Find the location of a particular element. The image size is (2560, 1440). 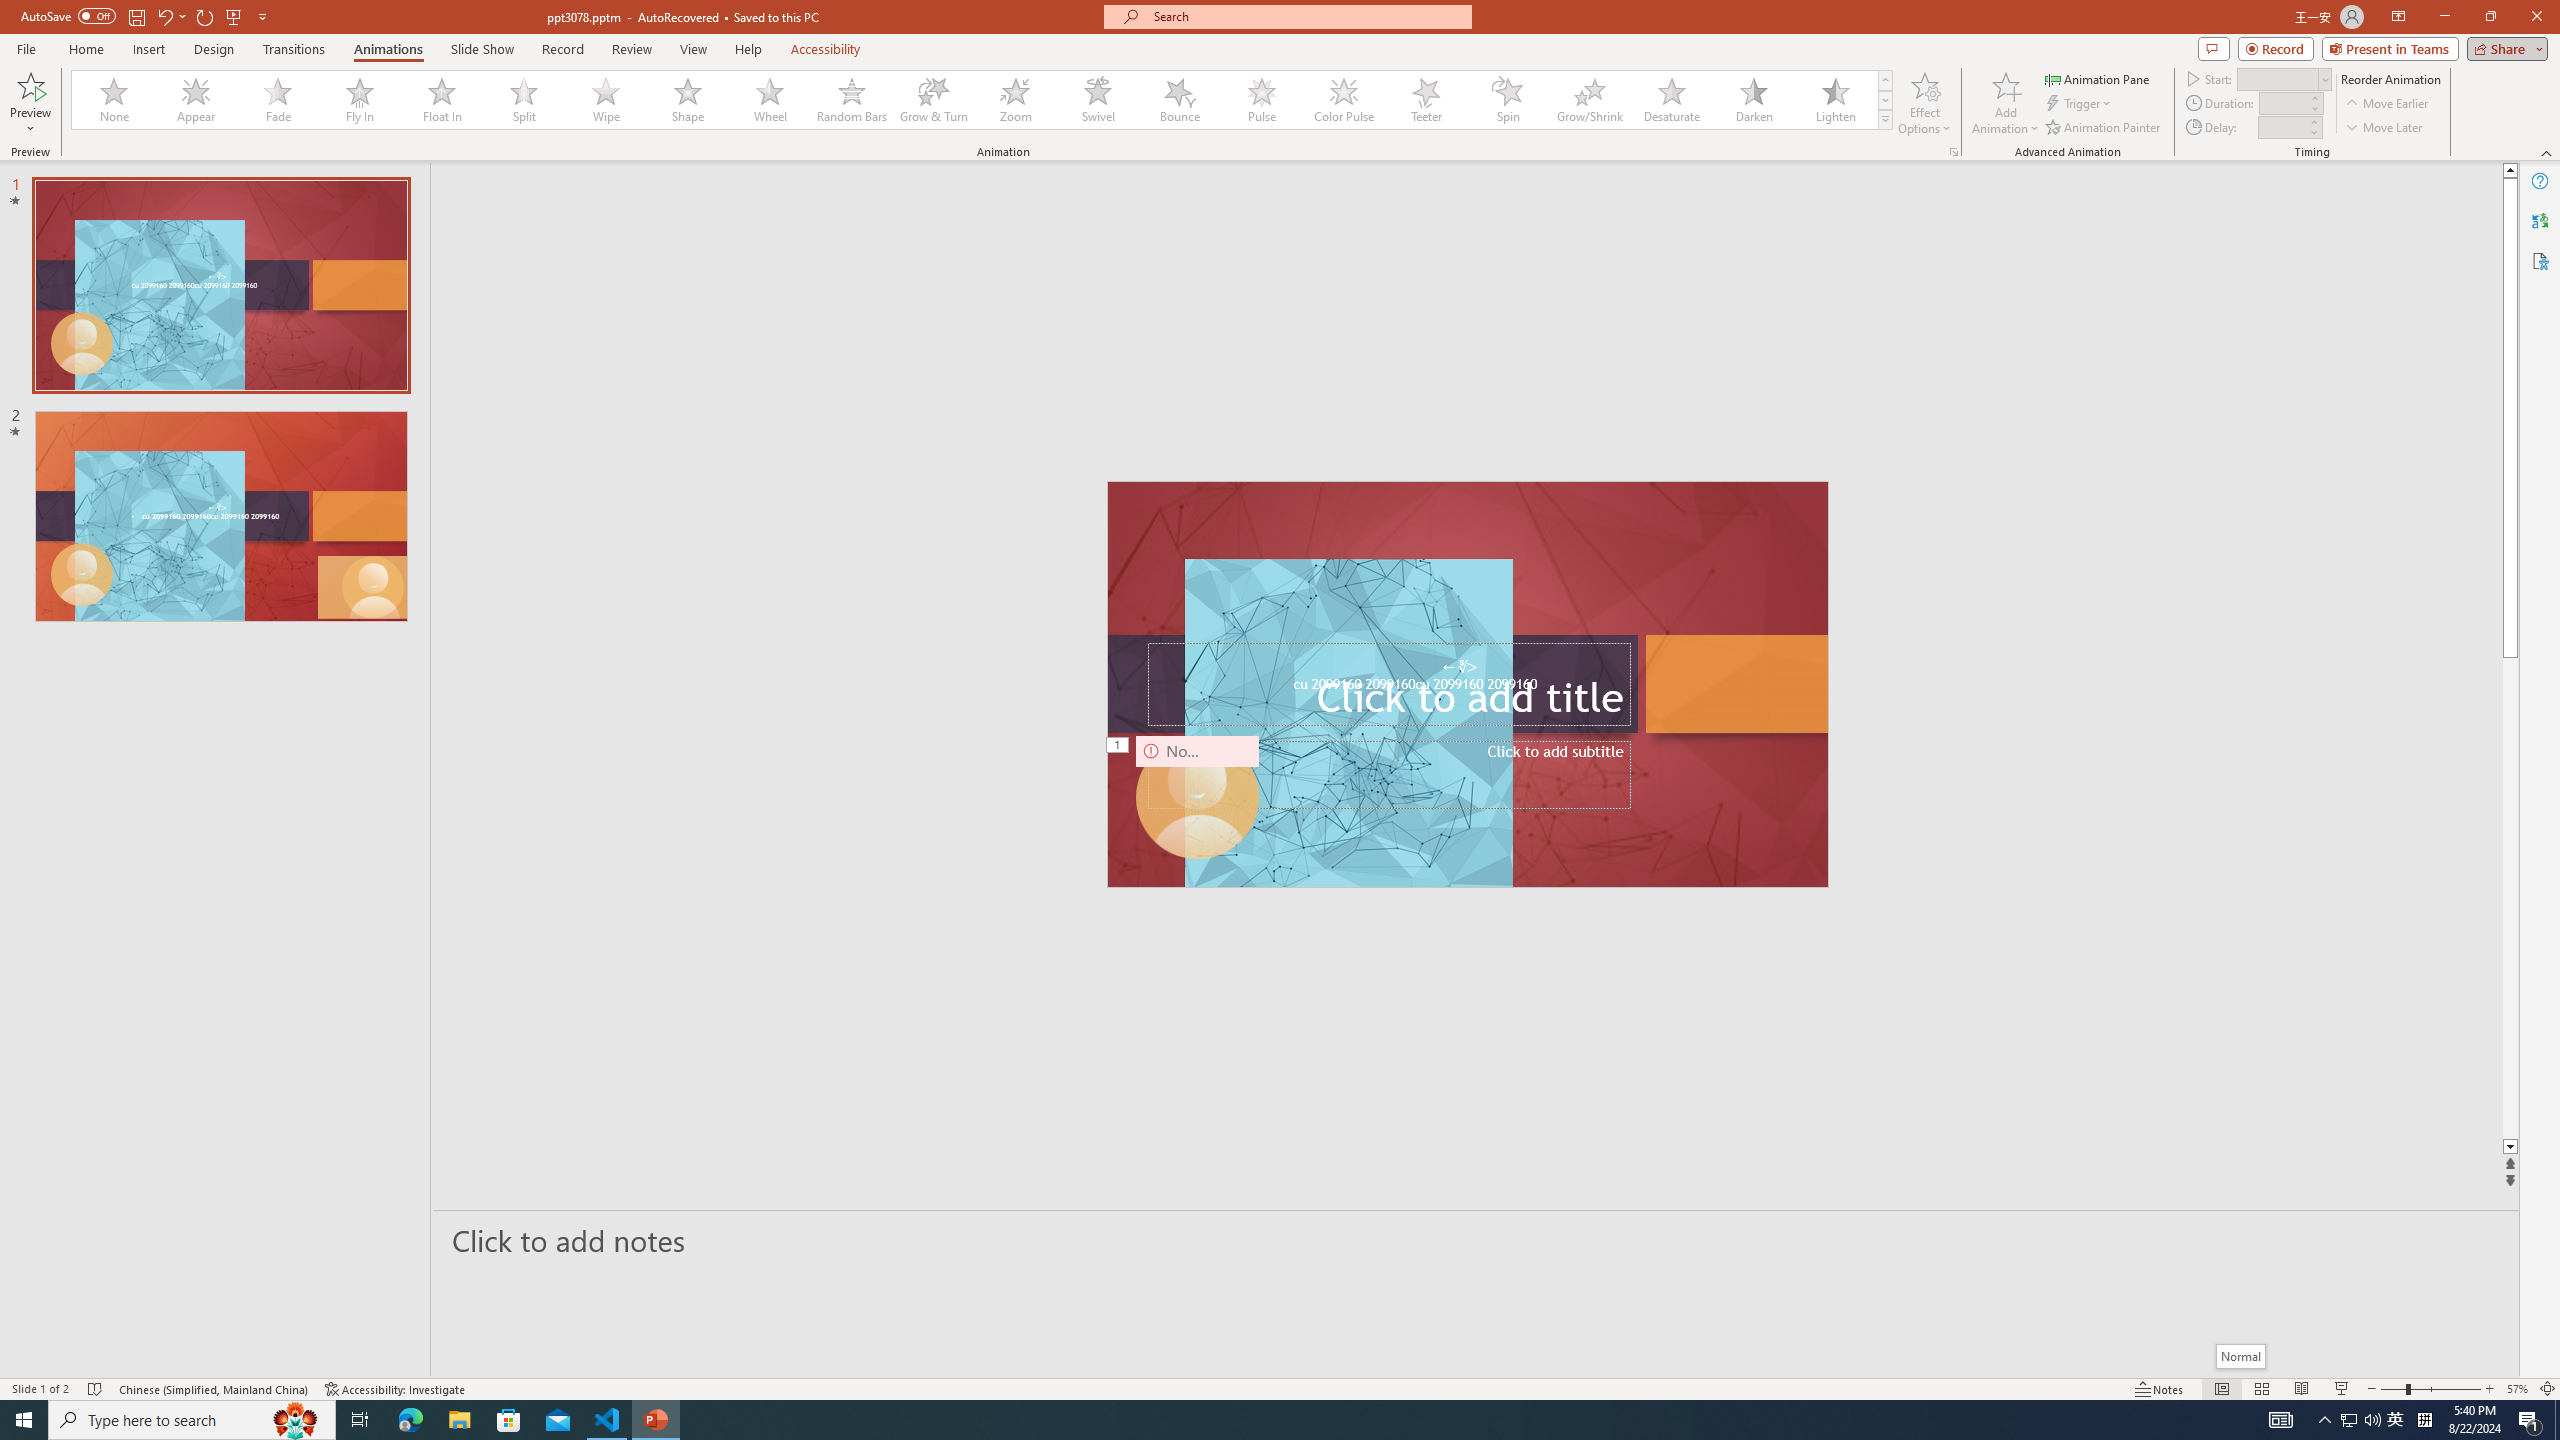

'Bounce' is located at coordinates (1179, 99).